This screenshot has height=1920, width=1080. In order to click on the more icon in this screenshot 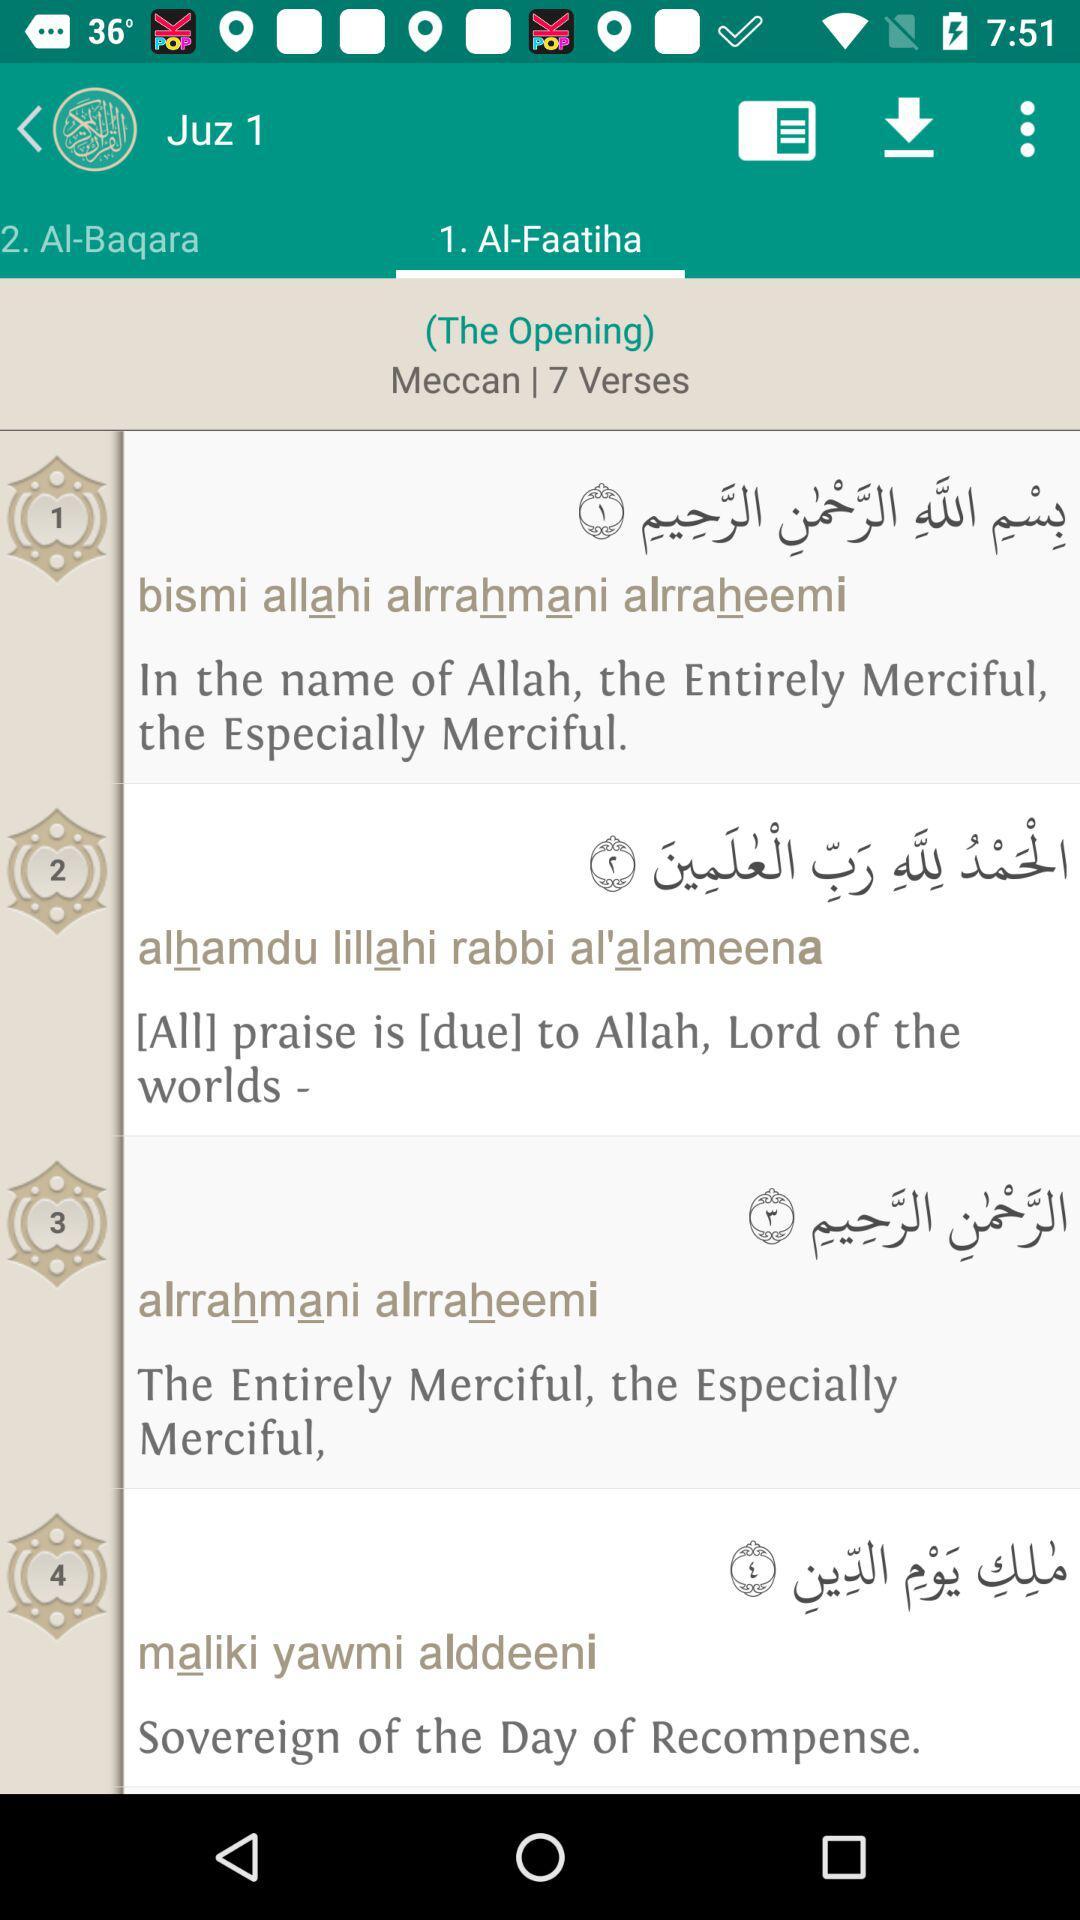, I will do `click(1027, 127)`.